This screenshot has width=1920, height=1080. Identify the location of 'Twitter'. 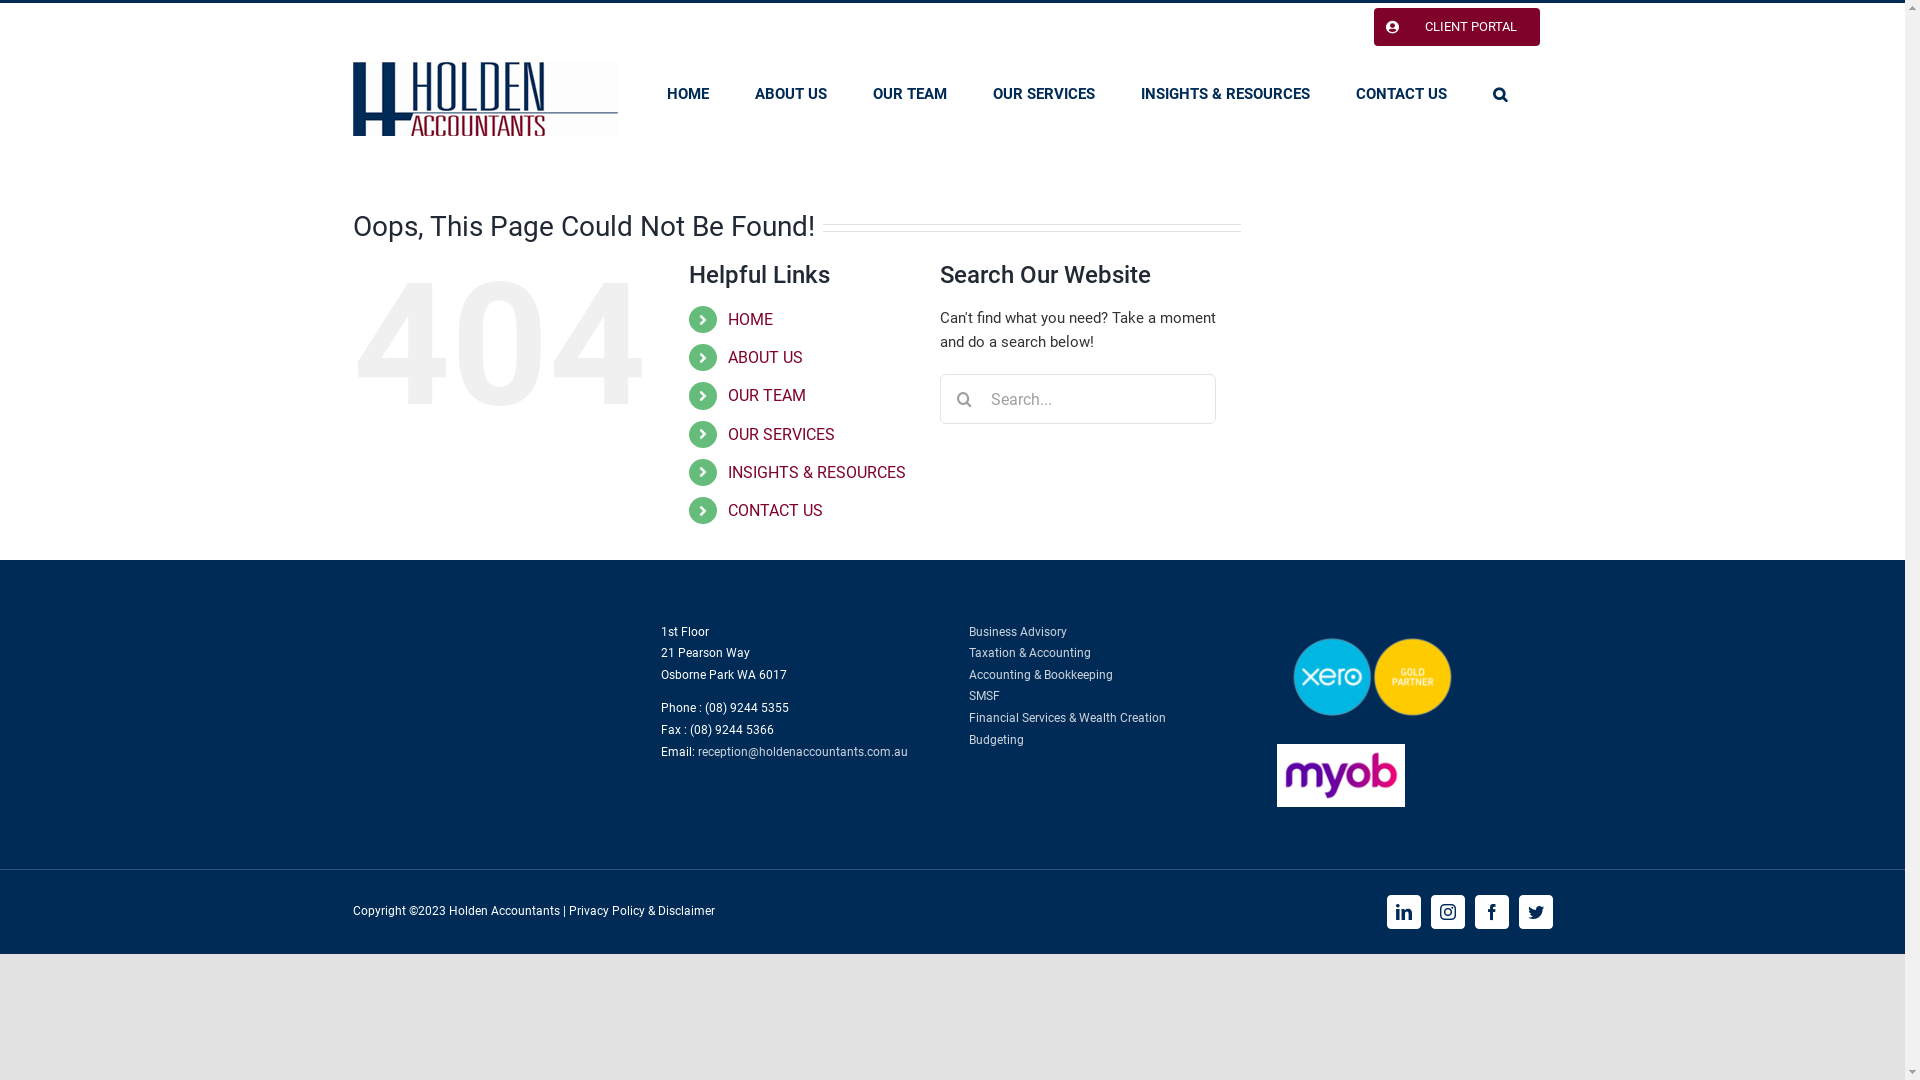
(1534, 911).